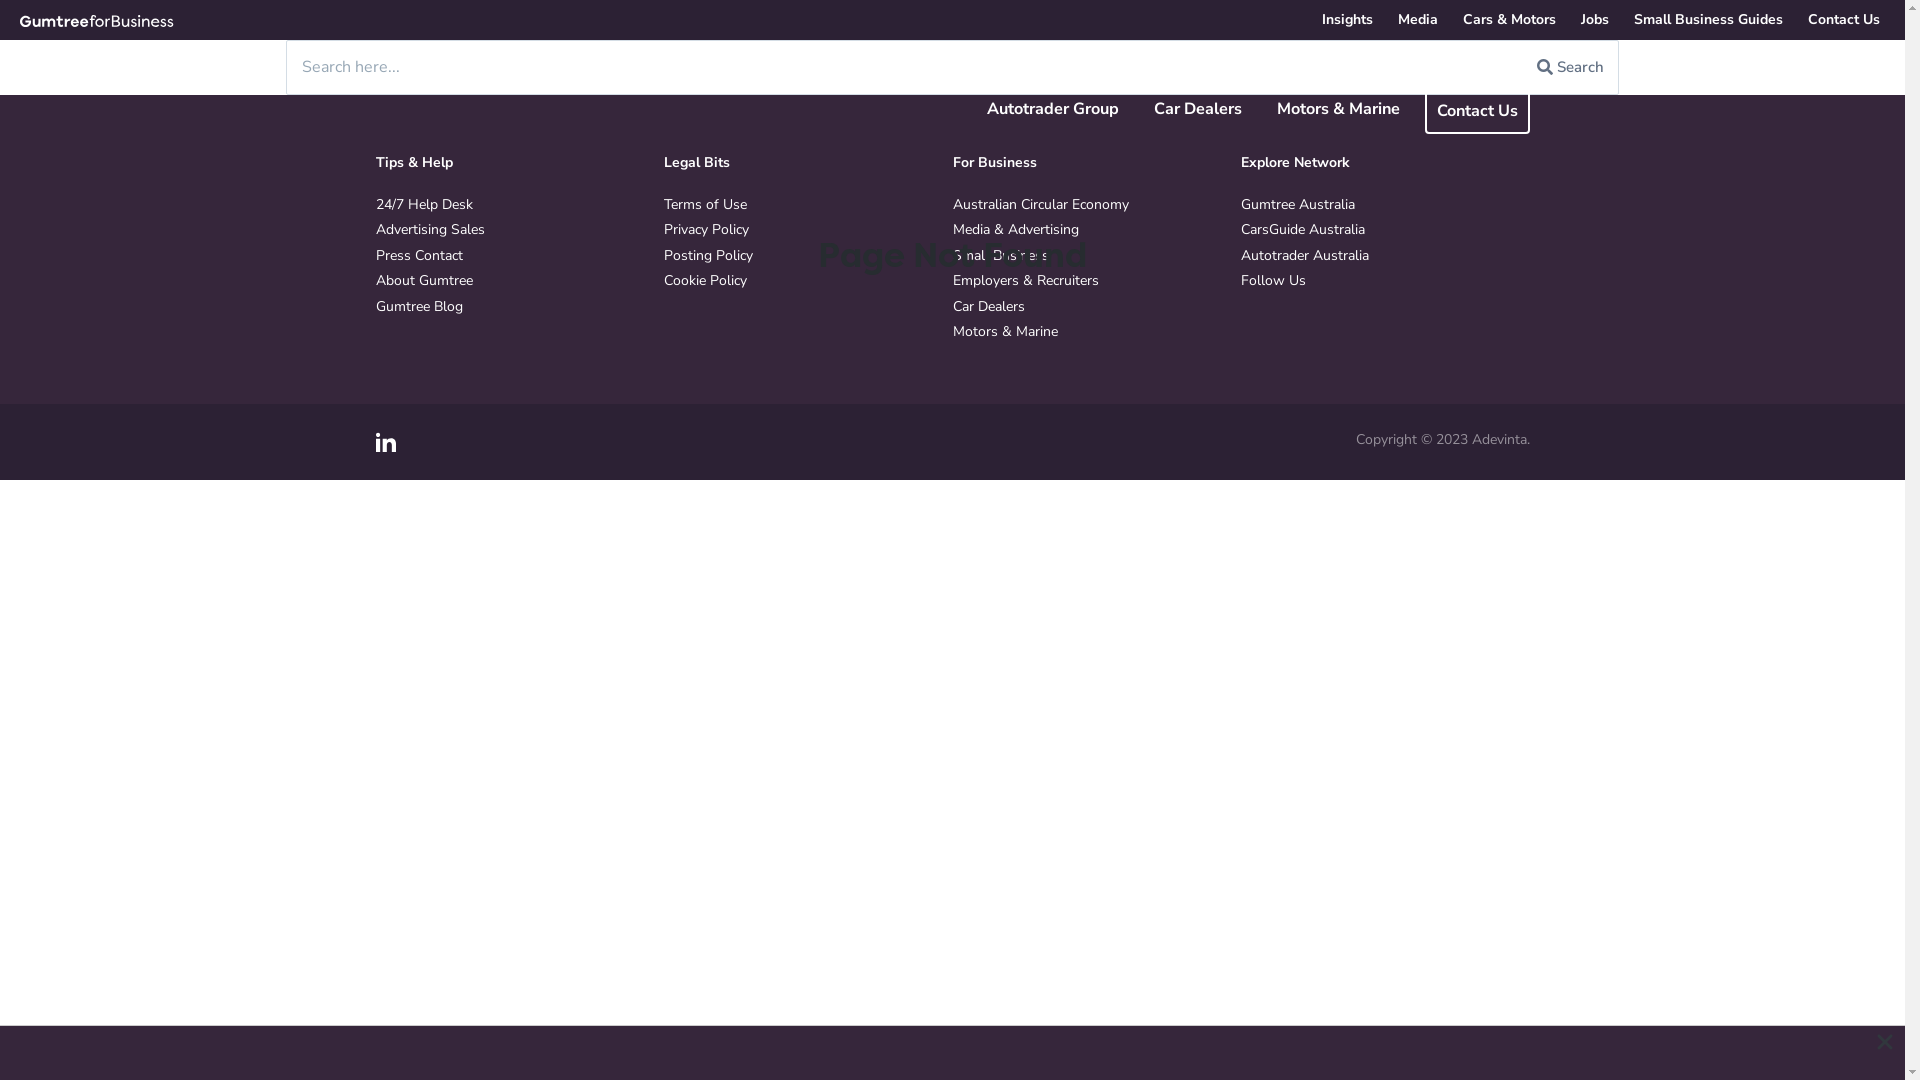 This screenshot has height=1080, width=1920. What do you see at coordinates (423, 280) in the screenshot?
I see `'About Gumtree'` at bounding box center [423, 280].